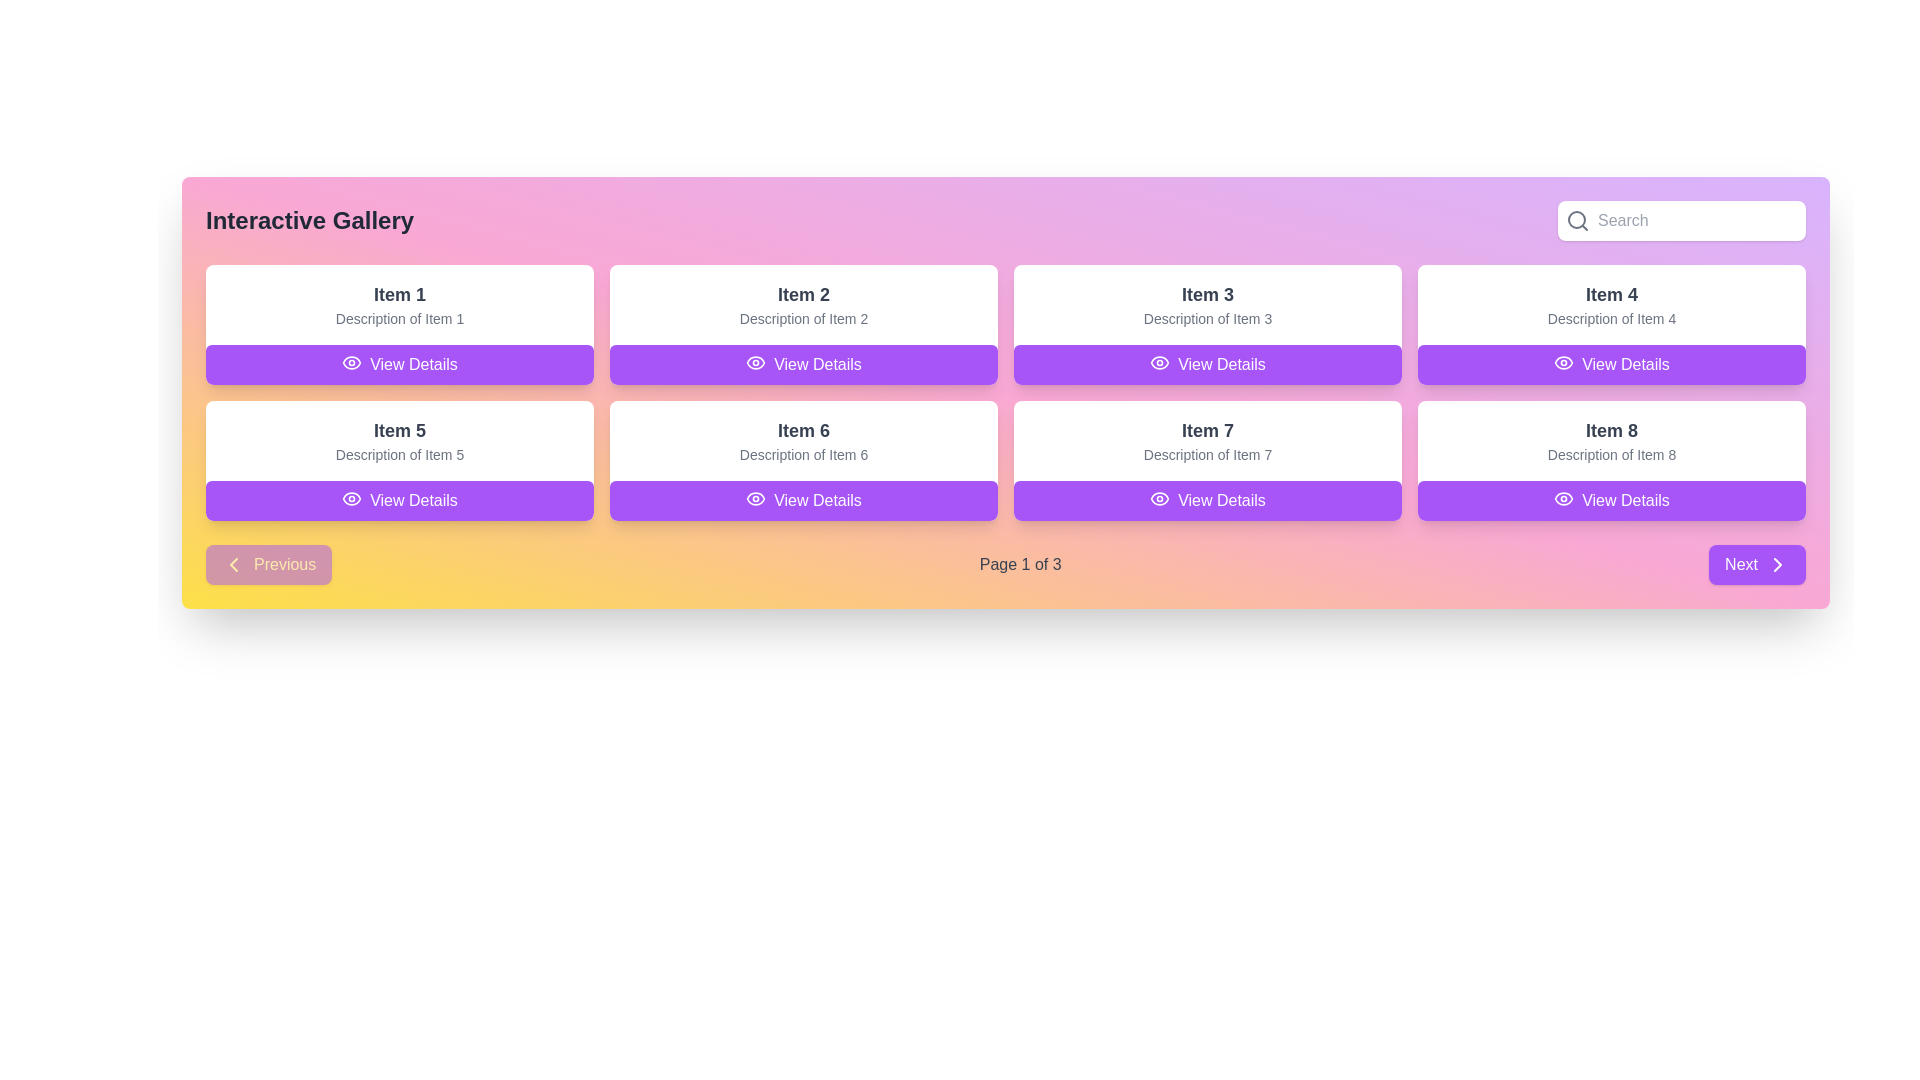 The height and width of the screenshot is (1080, 1920). Describe the element at coordinates (804, 365) in the screenshot. I see `the rectangular button with a purple background and white text that reads 'View Details', located at the bottom of the card displaying 'Item 2'` at that location.